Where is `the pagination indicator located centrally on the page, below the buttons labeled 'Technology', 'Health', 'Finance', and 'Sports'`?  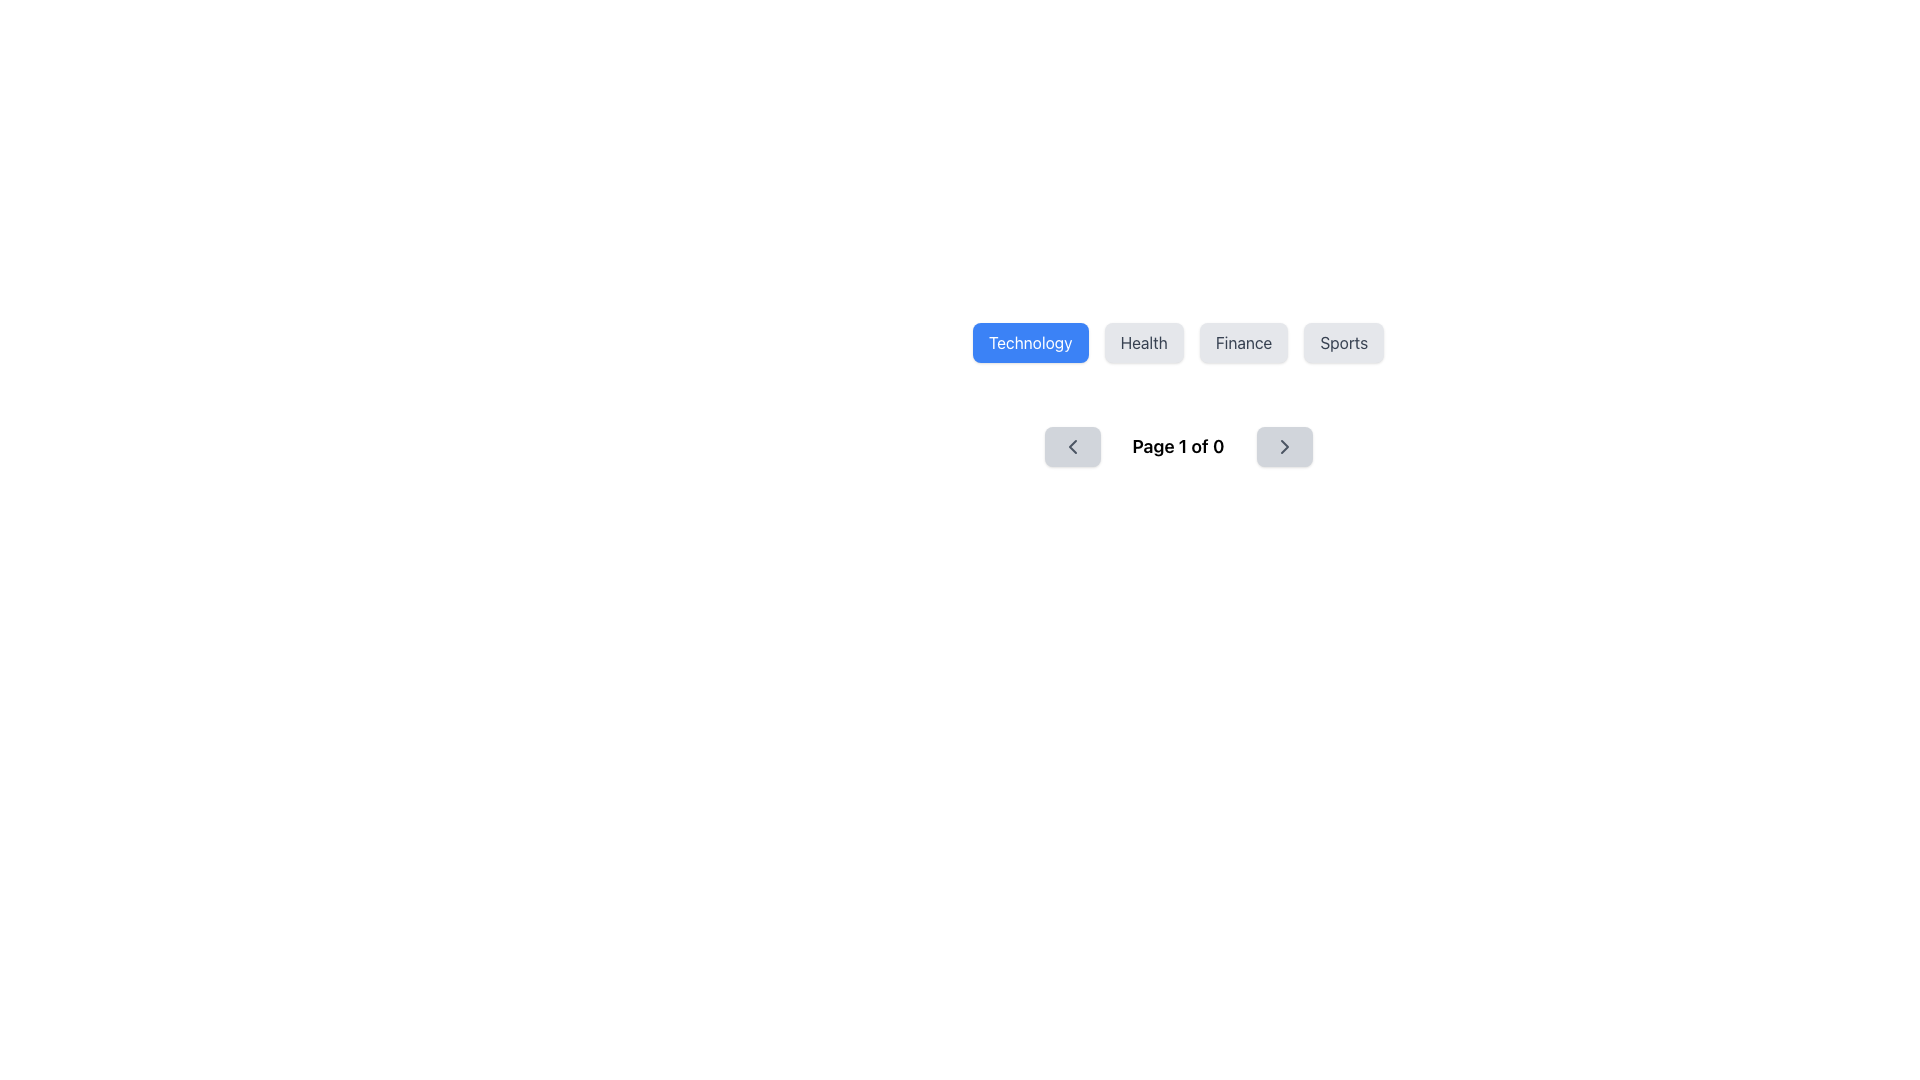
the pagination indicator located centrally on the page, below the buttons labeled 'Technology', 'Health', 'Finance', and 'Sports' is located at coordinates (1178, 446).